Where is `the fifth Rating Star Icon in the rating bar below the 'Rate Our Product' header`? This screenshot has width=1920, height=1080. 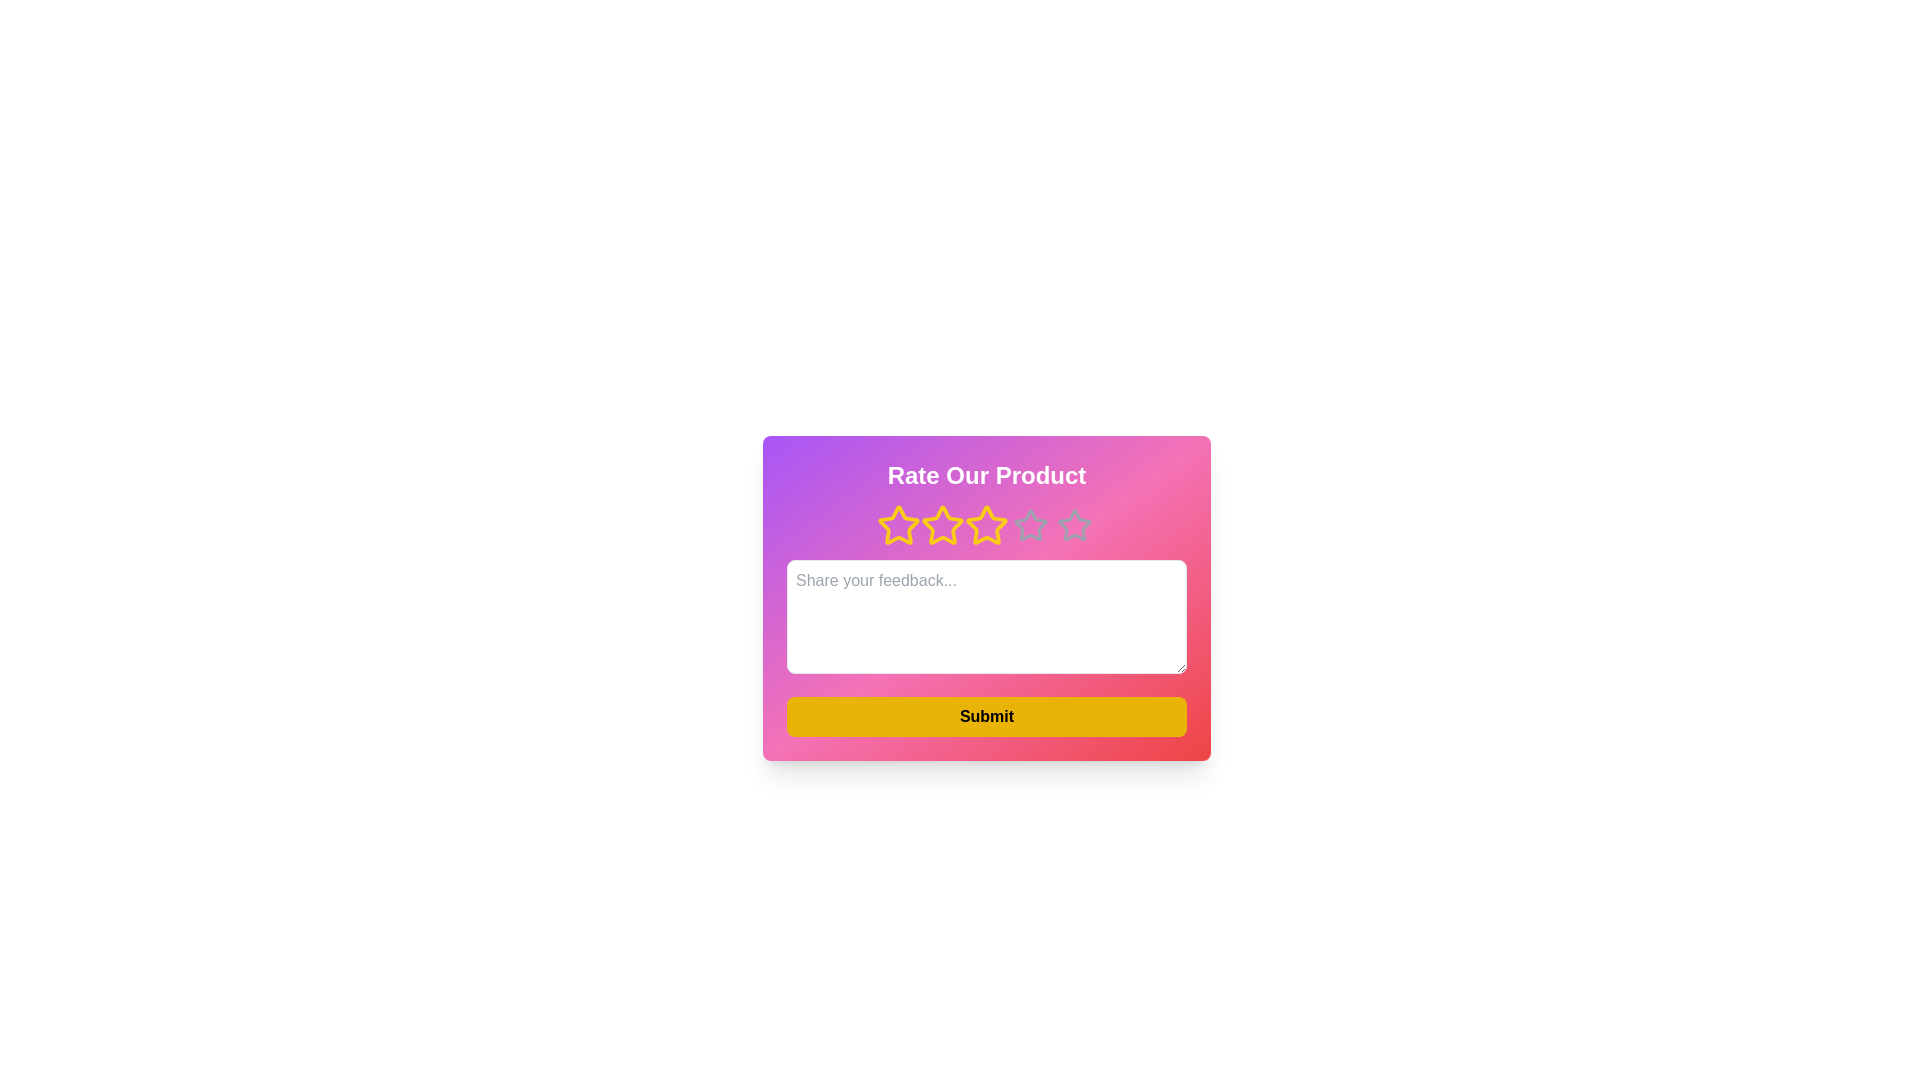 the fifth Rating Star Icon in the rating bar below the 'Rate Our Product' header is located at coordinates (1074, 524).